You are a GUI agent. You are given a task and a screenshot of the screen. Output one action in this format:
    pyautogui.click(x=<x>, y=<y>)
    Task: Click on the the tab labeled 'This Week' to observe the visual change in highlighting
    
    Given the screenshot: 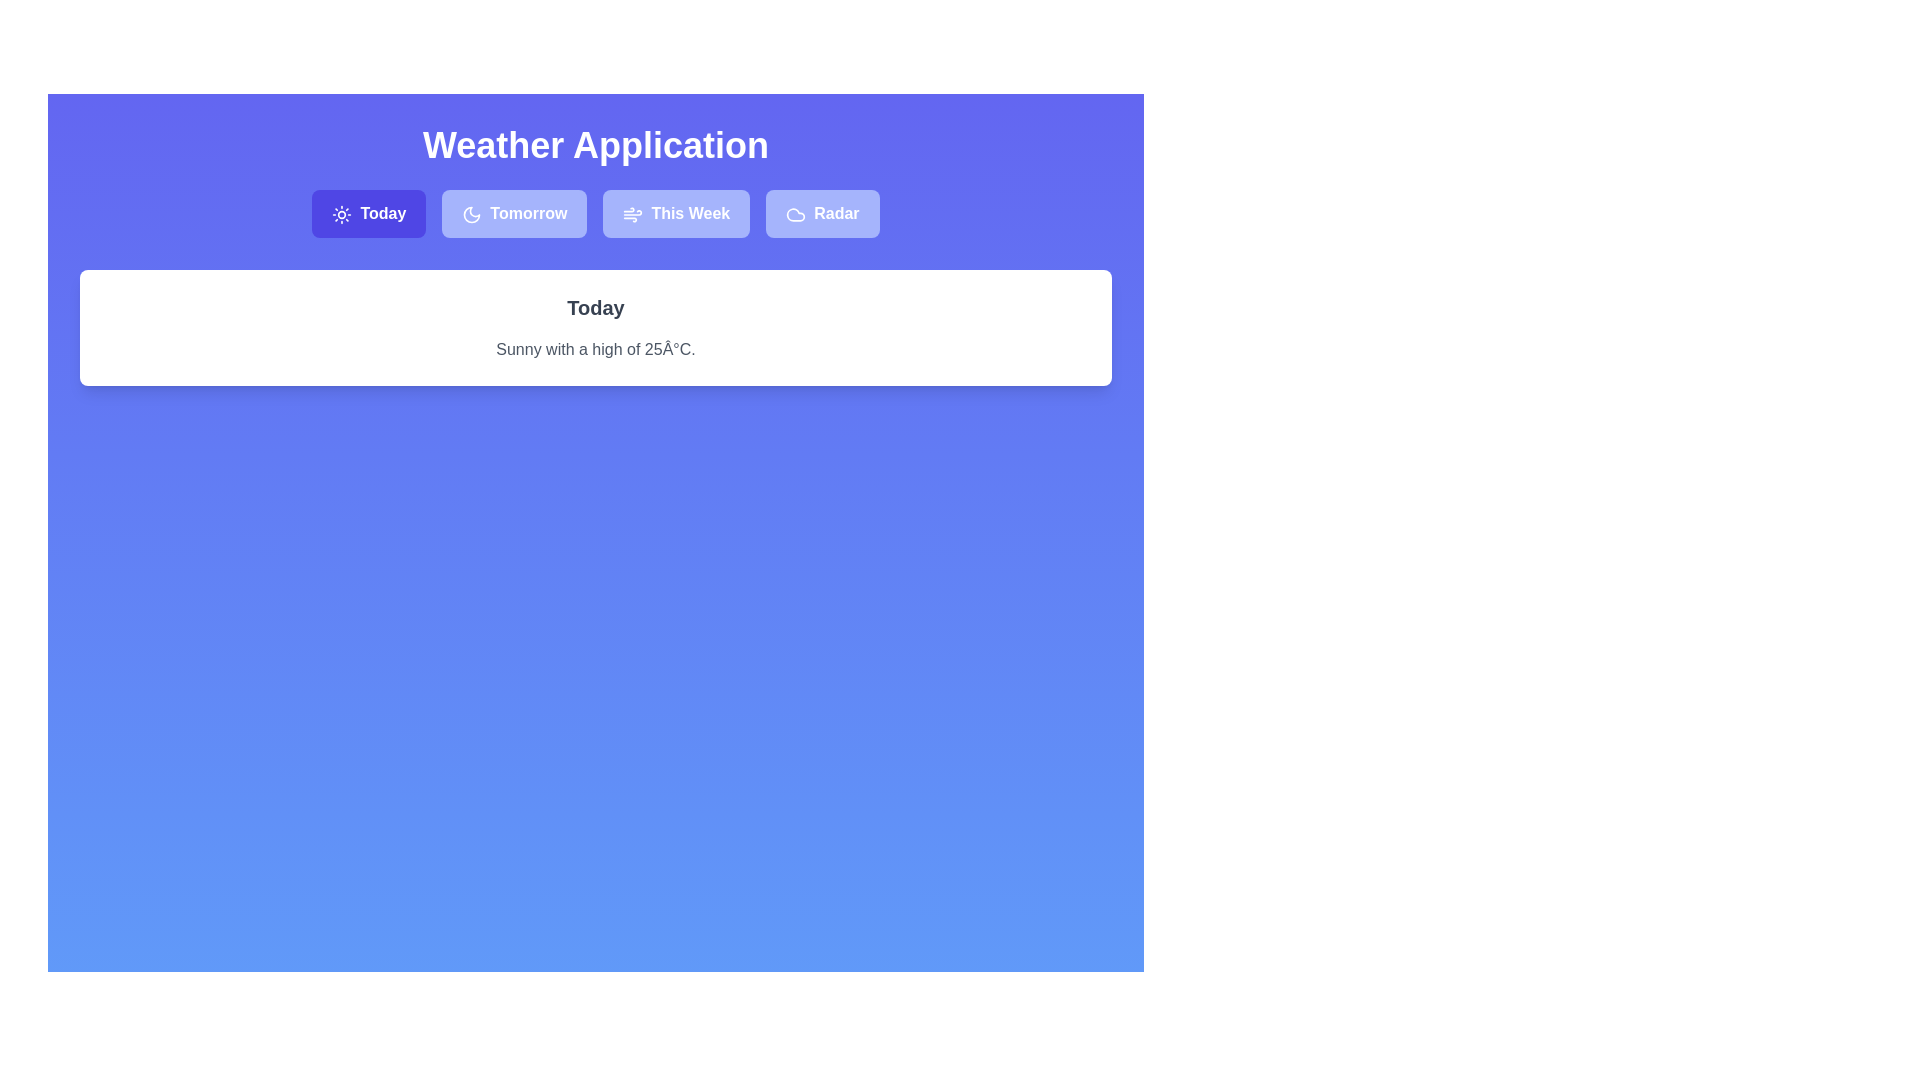 What is the action you would take?
    pyautogui.click(x=676, y=213)
    